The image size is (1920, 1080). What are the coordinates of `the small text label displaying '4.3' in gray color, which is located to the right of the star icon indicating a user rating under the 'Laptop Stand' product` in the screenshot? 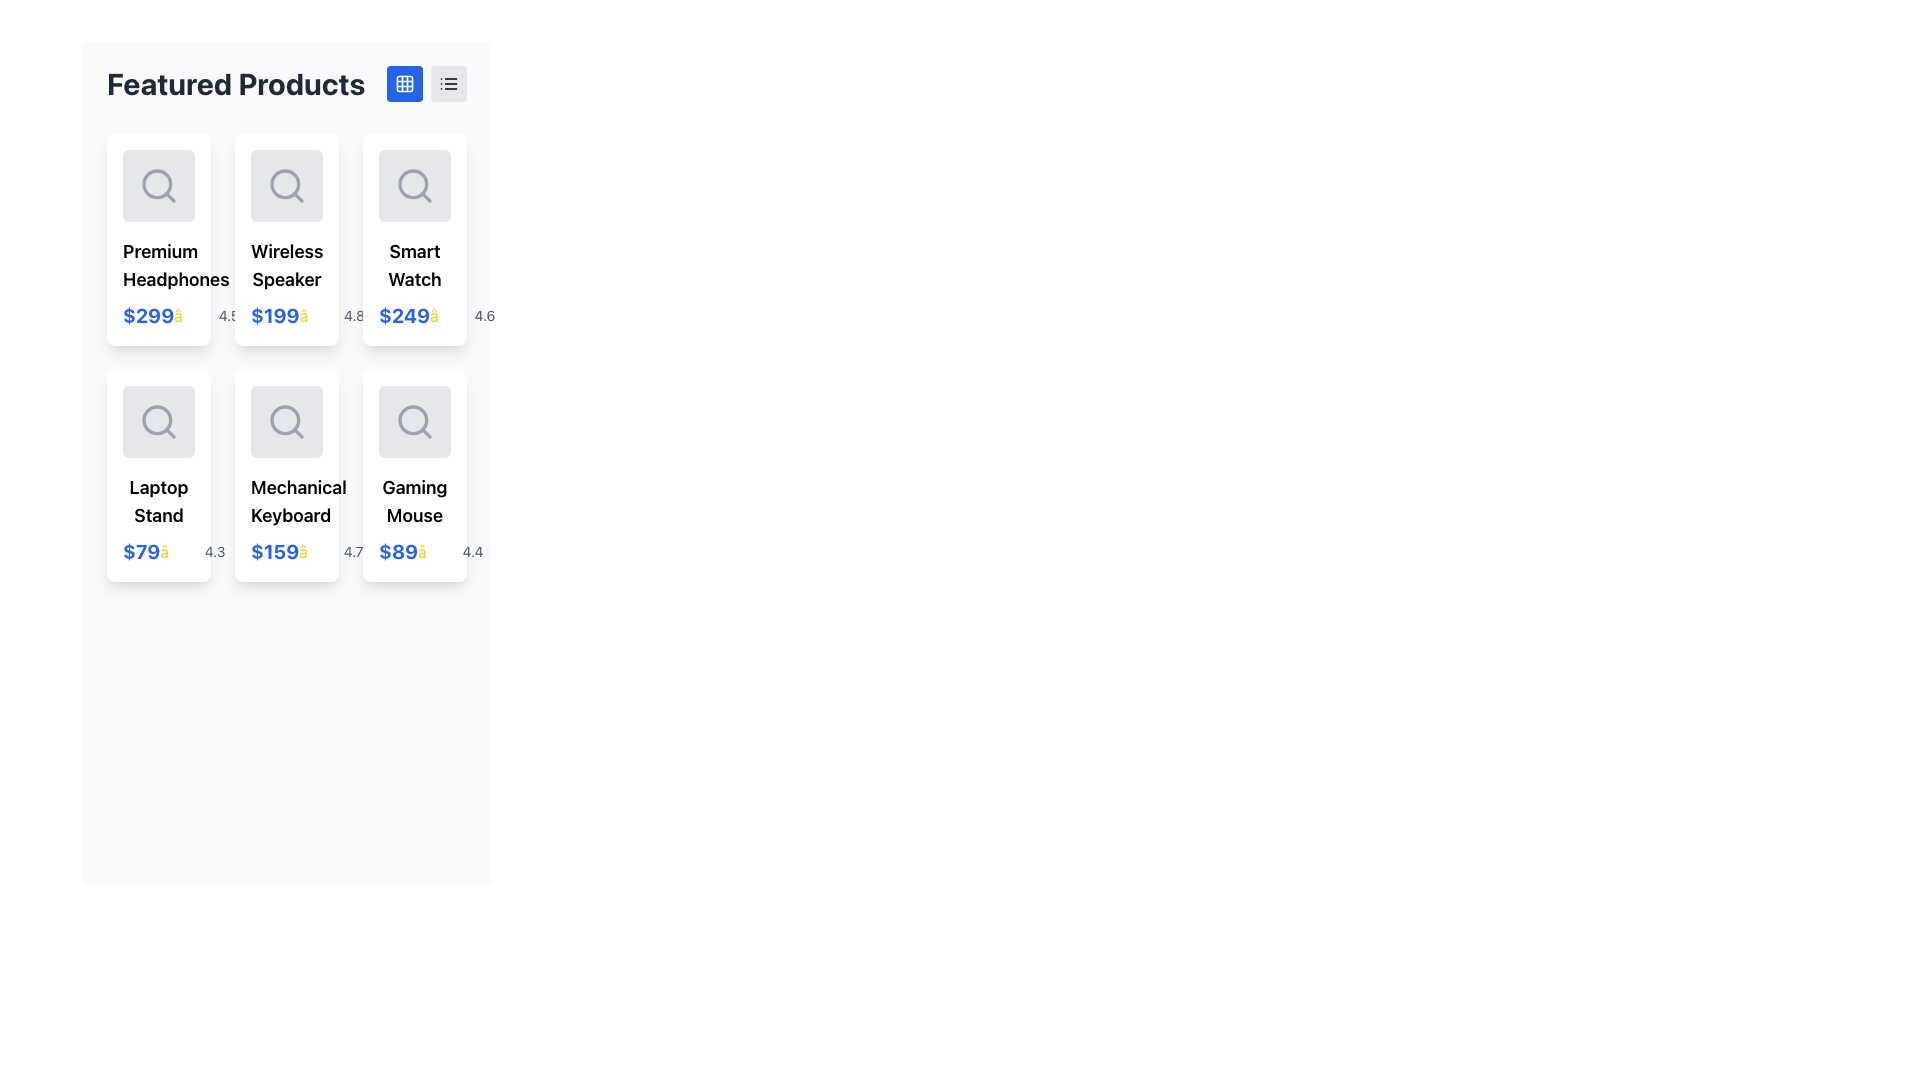 It's located at (215, 551).